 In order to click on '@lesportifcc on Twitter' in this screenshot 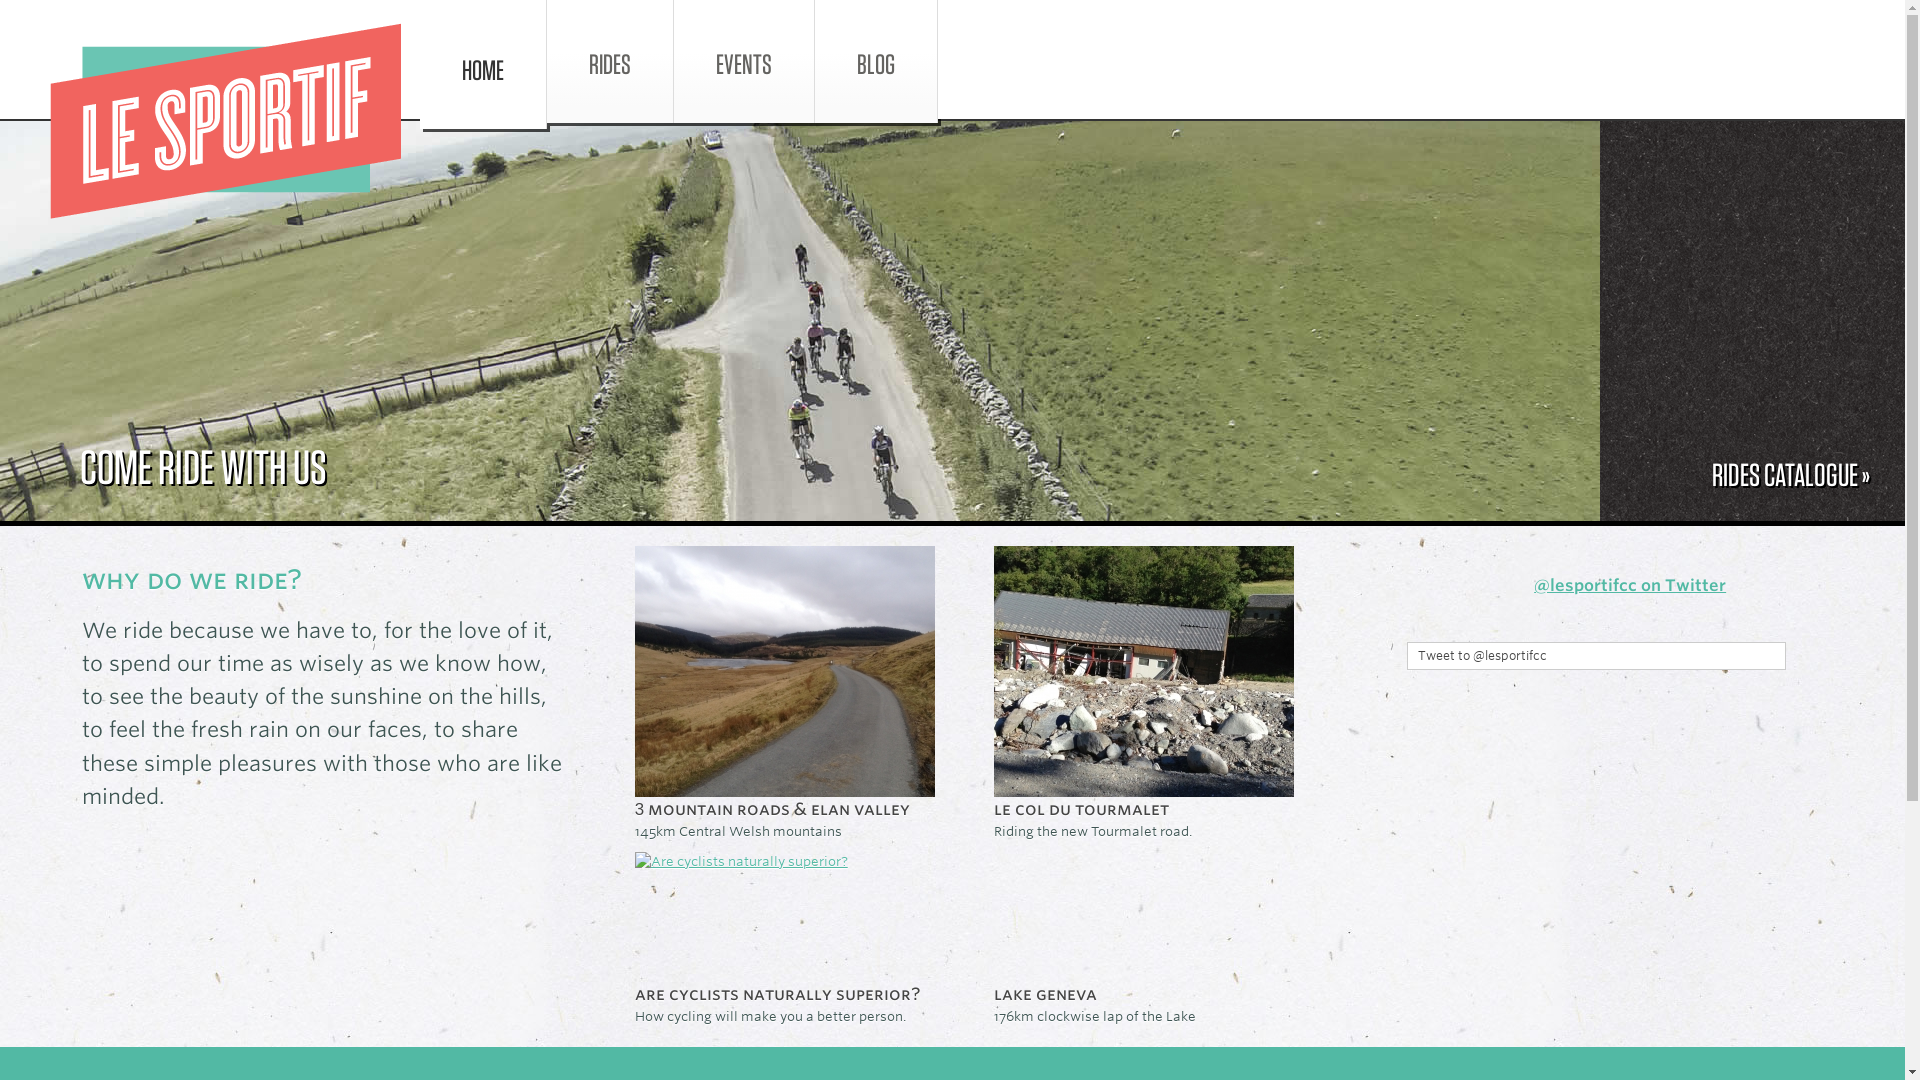, I will do `click(1630, 585)`.